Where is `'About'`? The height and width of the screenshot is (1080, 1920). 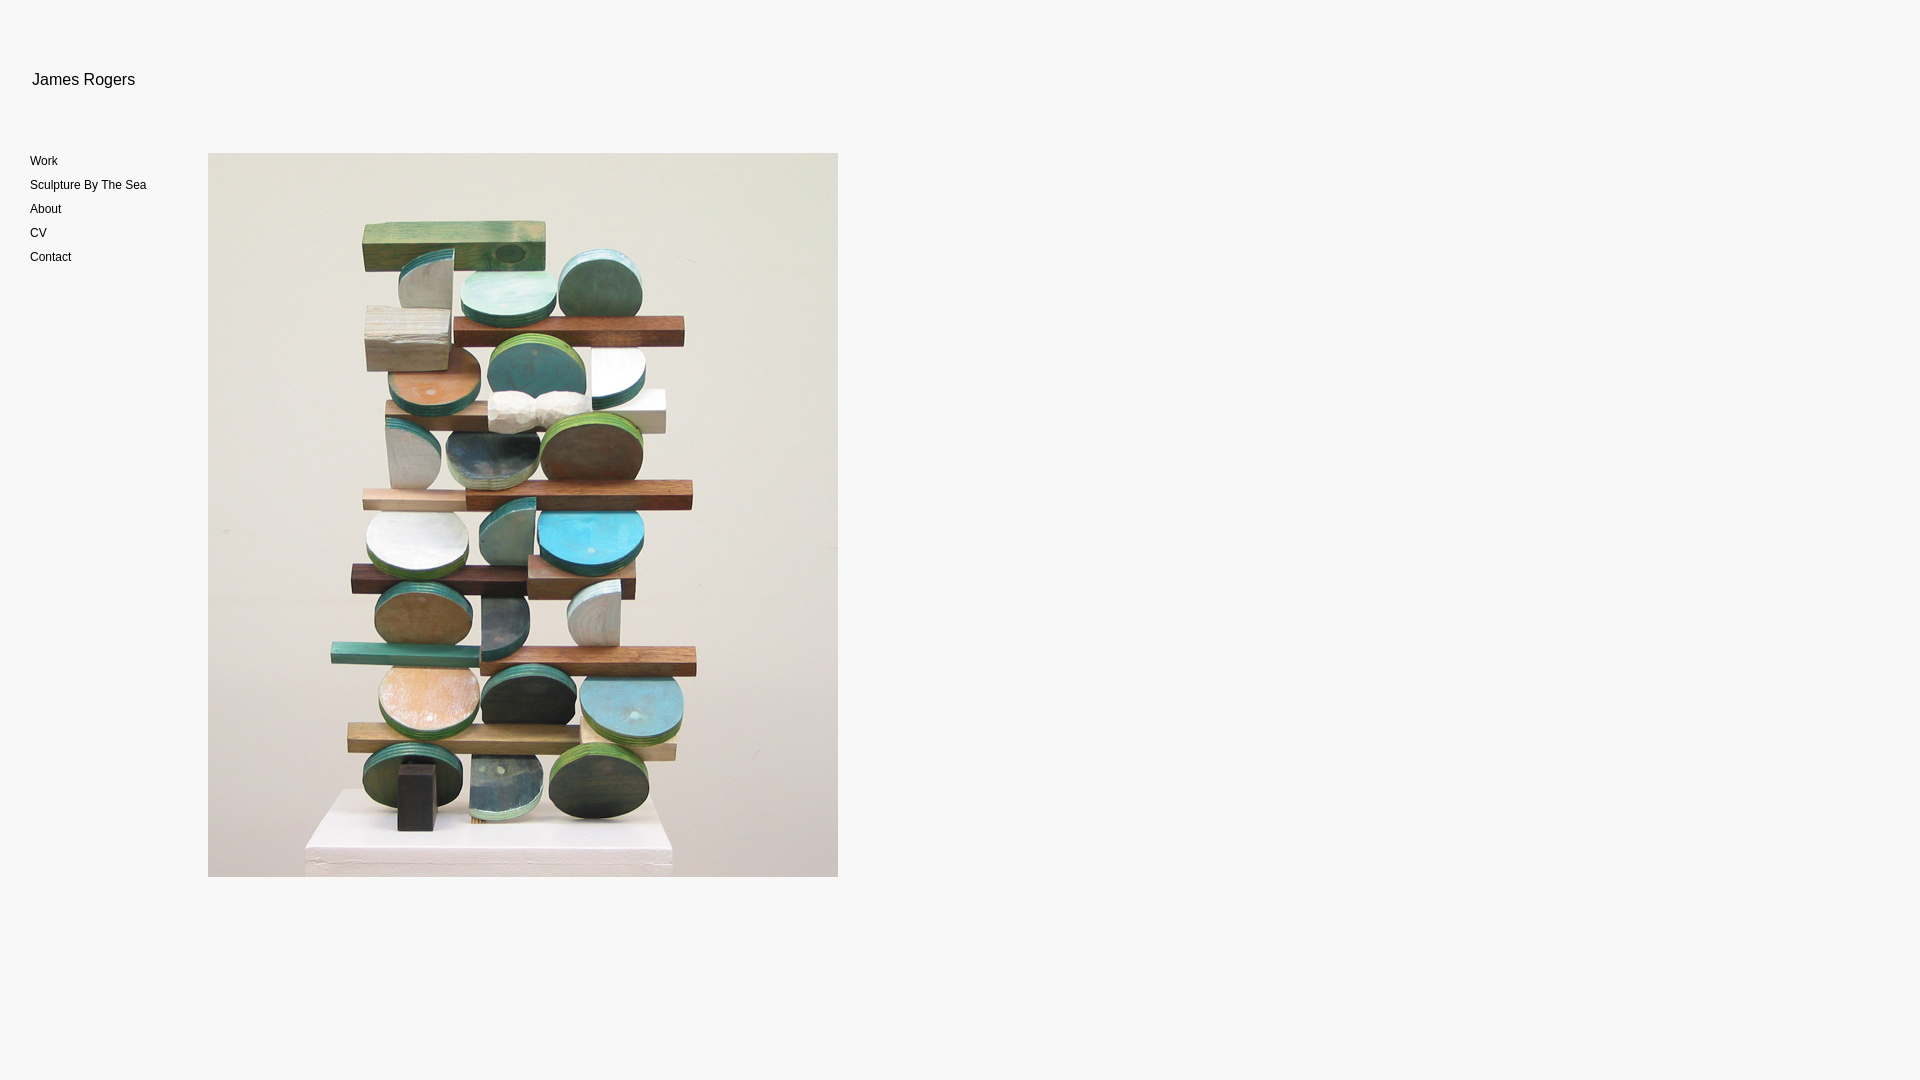
'About' is located at coordinates (45, 208).